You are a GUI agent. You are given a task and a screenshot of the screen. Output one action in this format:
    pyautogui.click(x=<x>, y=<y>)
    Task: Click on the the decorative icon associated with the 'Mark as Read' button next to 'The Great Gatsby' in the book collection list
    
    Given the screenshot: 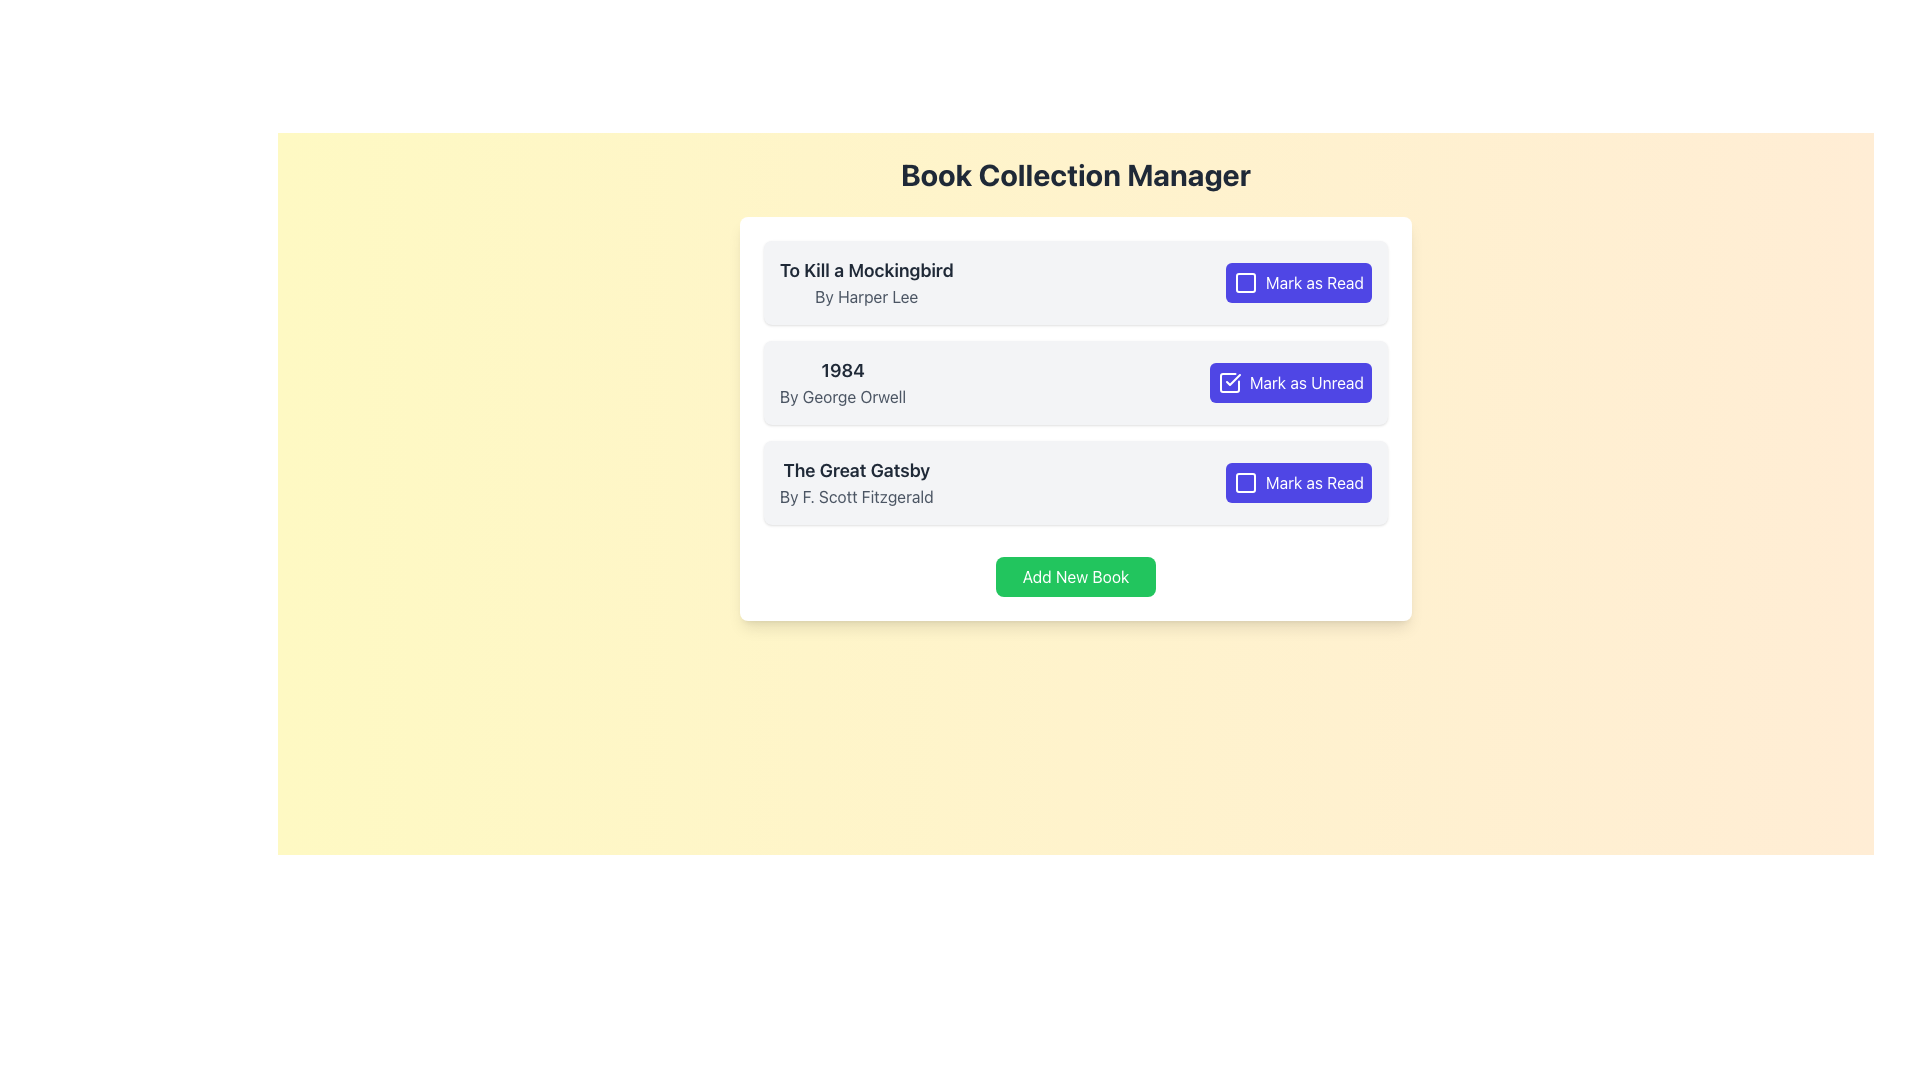 What is the action you would take?
    pyautogui.click(x=1244, y=482)
    